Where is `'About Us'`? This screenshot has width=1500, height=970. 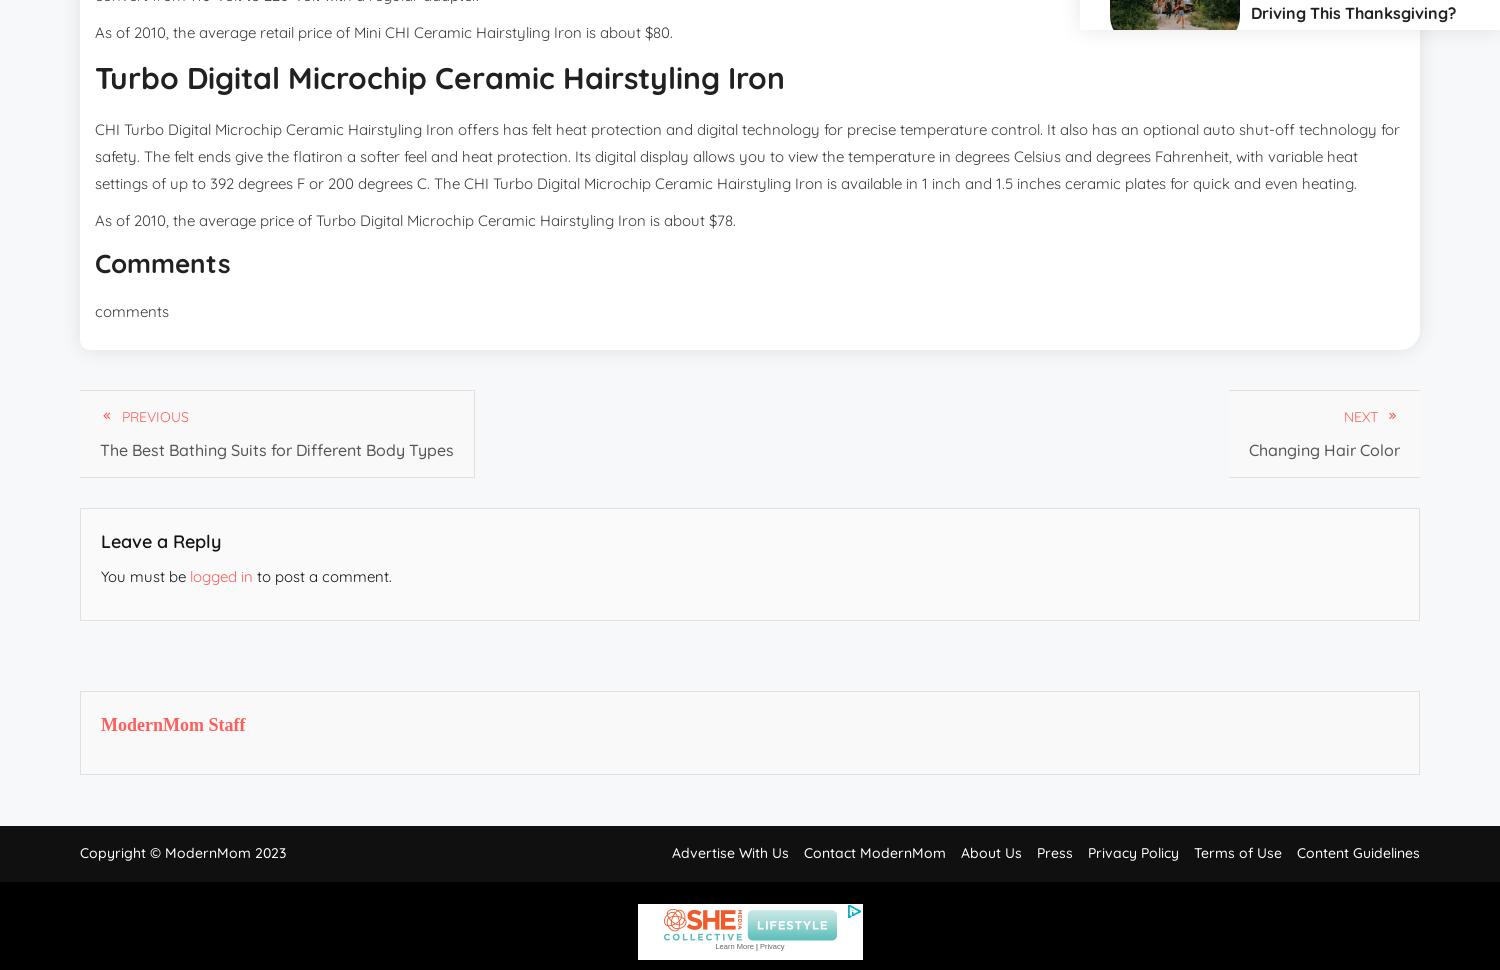 'About Us' is located at coordinates (990, 852).